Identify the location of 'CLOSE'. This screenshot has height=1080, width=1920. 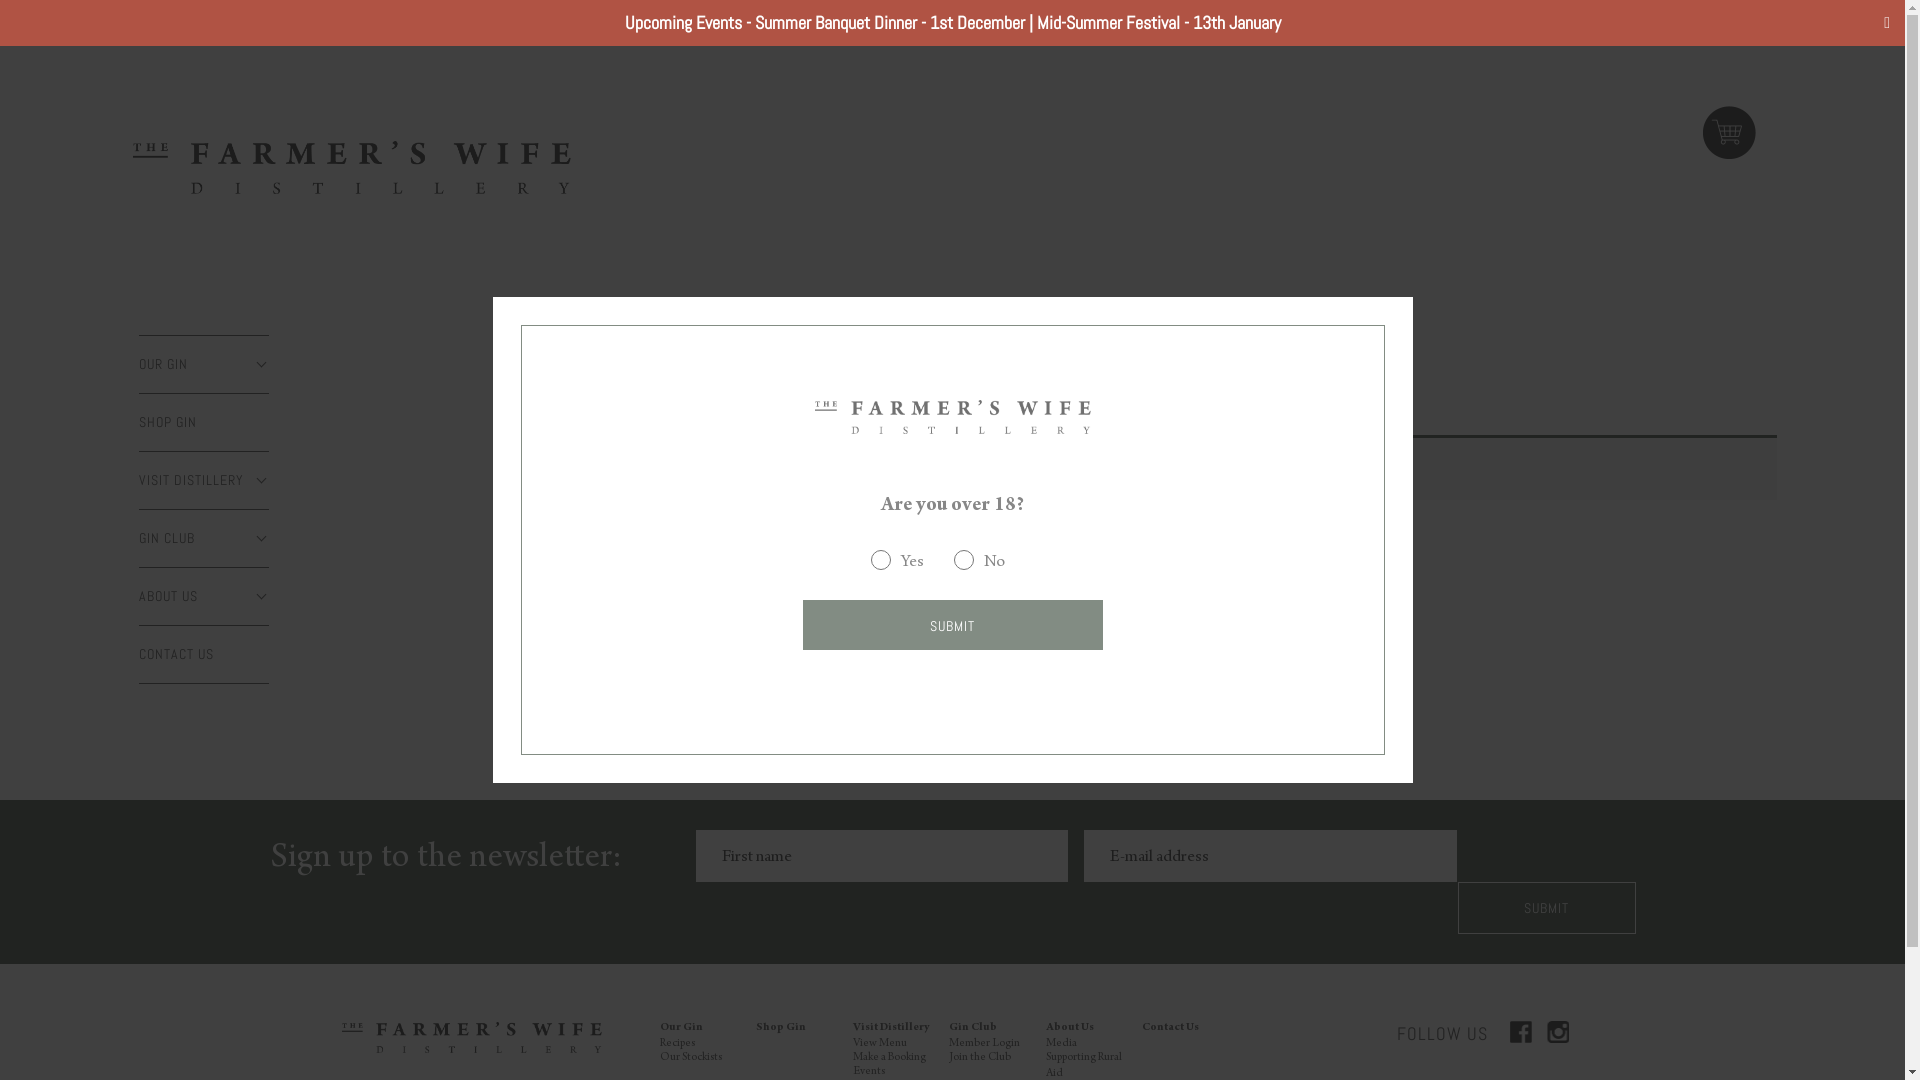
(253, 481).